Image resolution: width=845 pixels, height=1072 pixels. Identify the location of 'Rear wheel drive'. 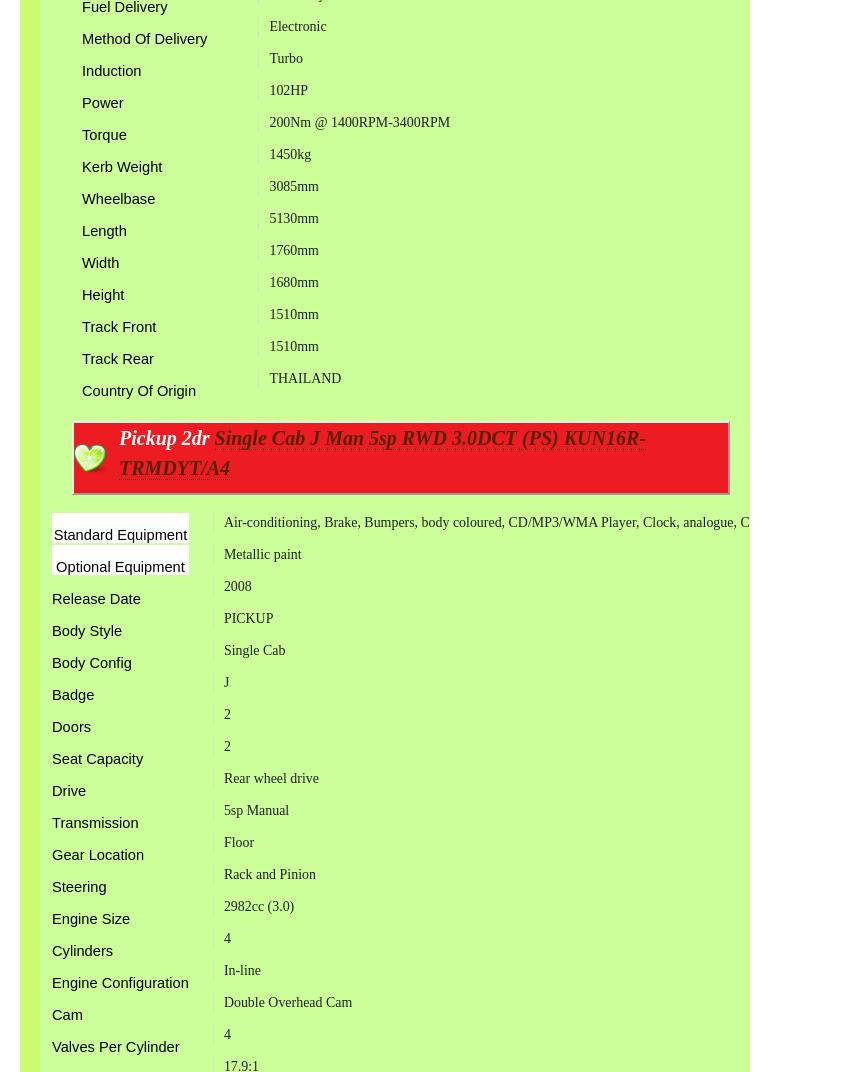
(270, 778).